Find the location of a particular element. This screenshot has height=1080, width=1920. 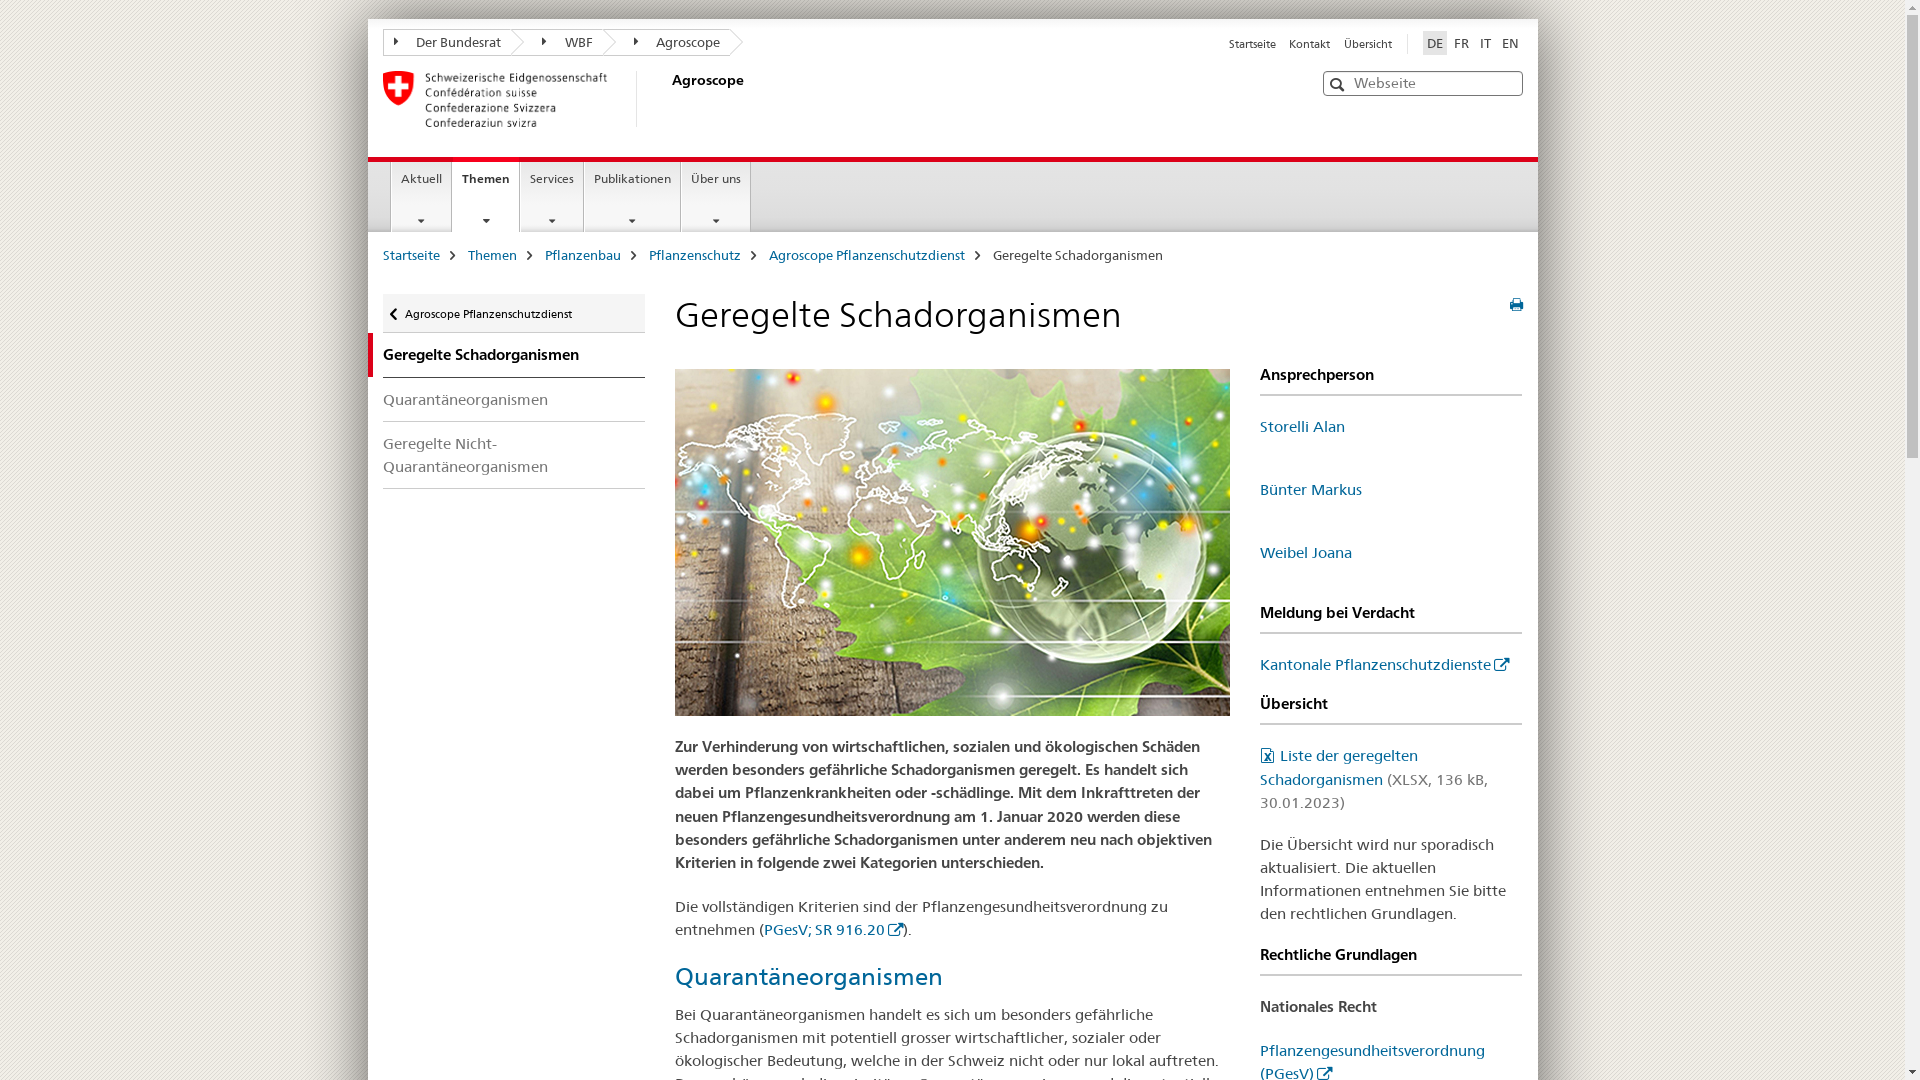

'Themen is located at coordinates (485, 194).